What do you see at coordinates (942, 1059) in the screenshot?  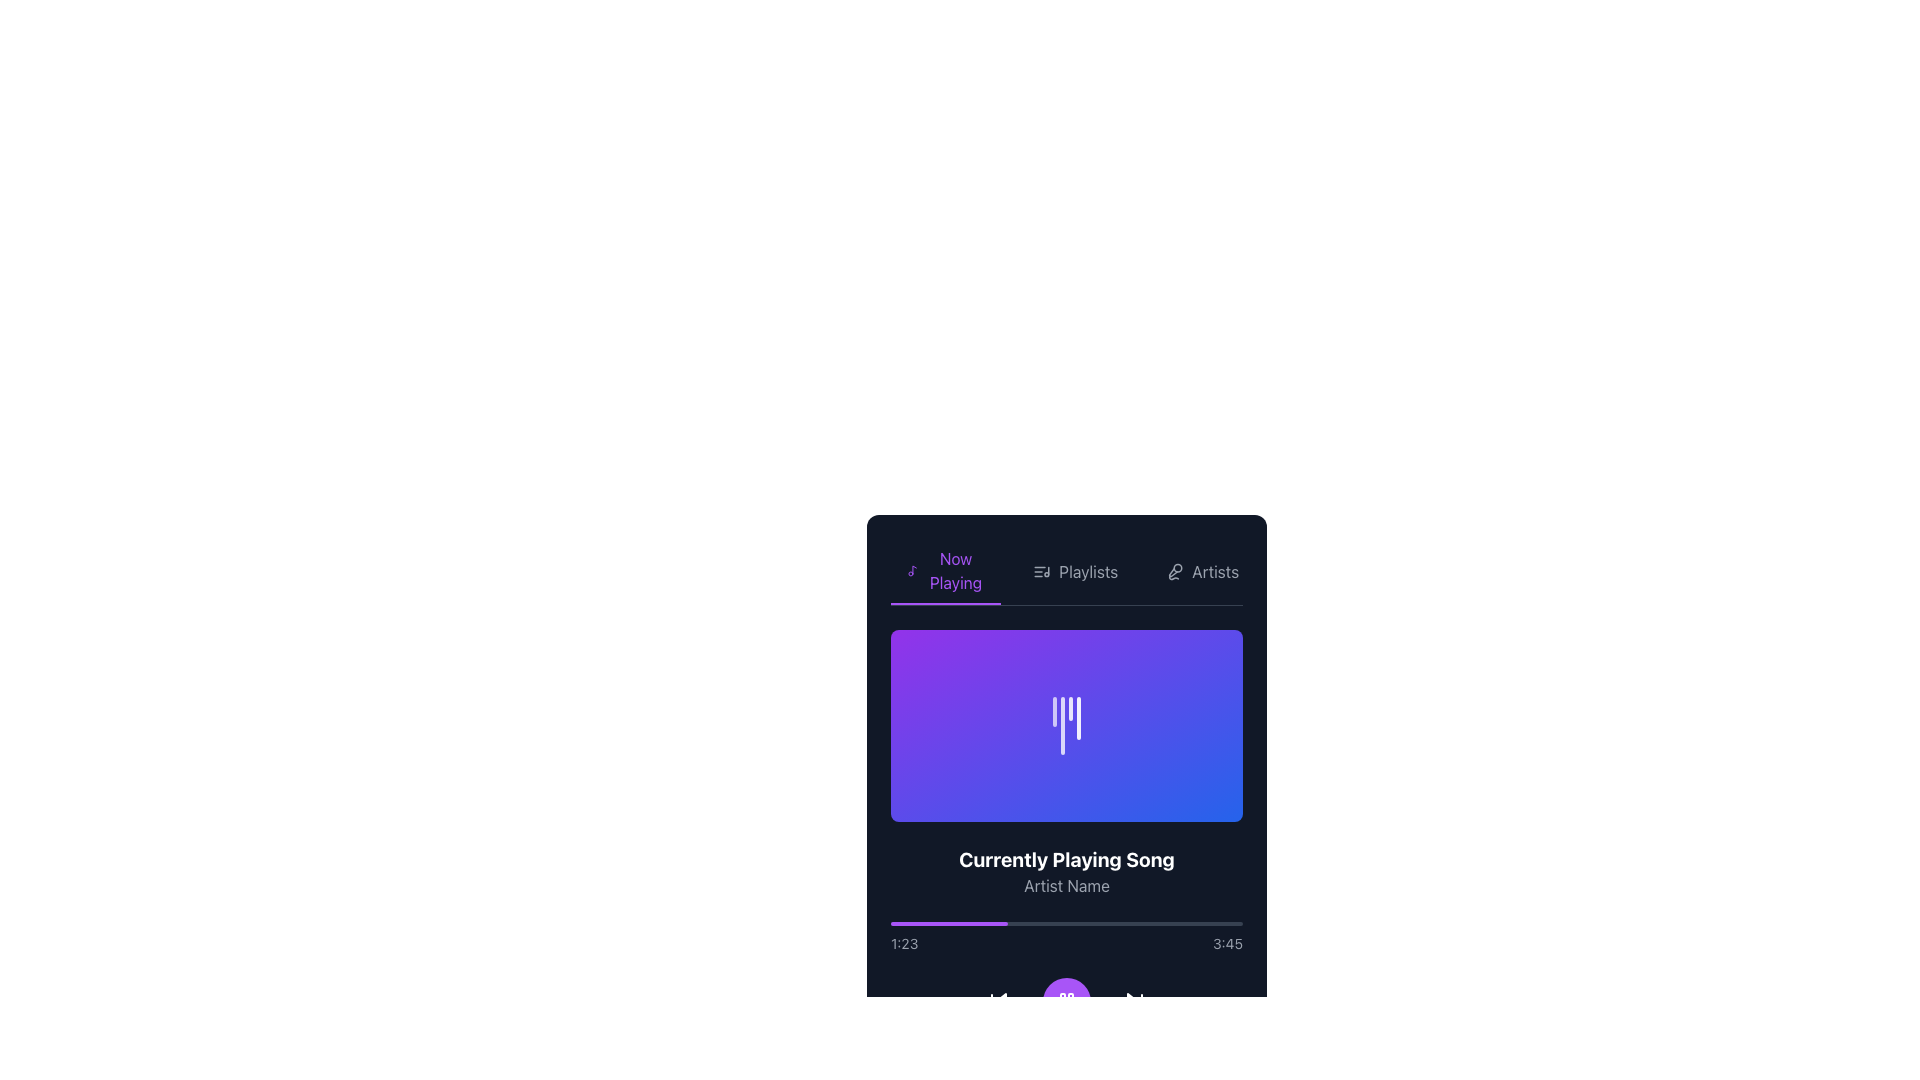 I see `the slider value` at bounding box center [942, 1059].